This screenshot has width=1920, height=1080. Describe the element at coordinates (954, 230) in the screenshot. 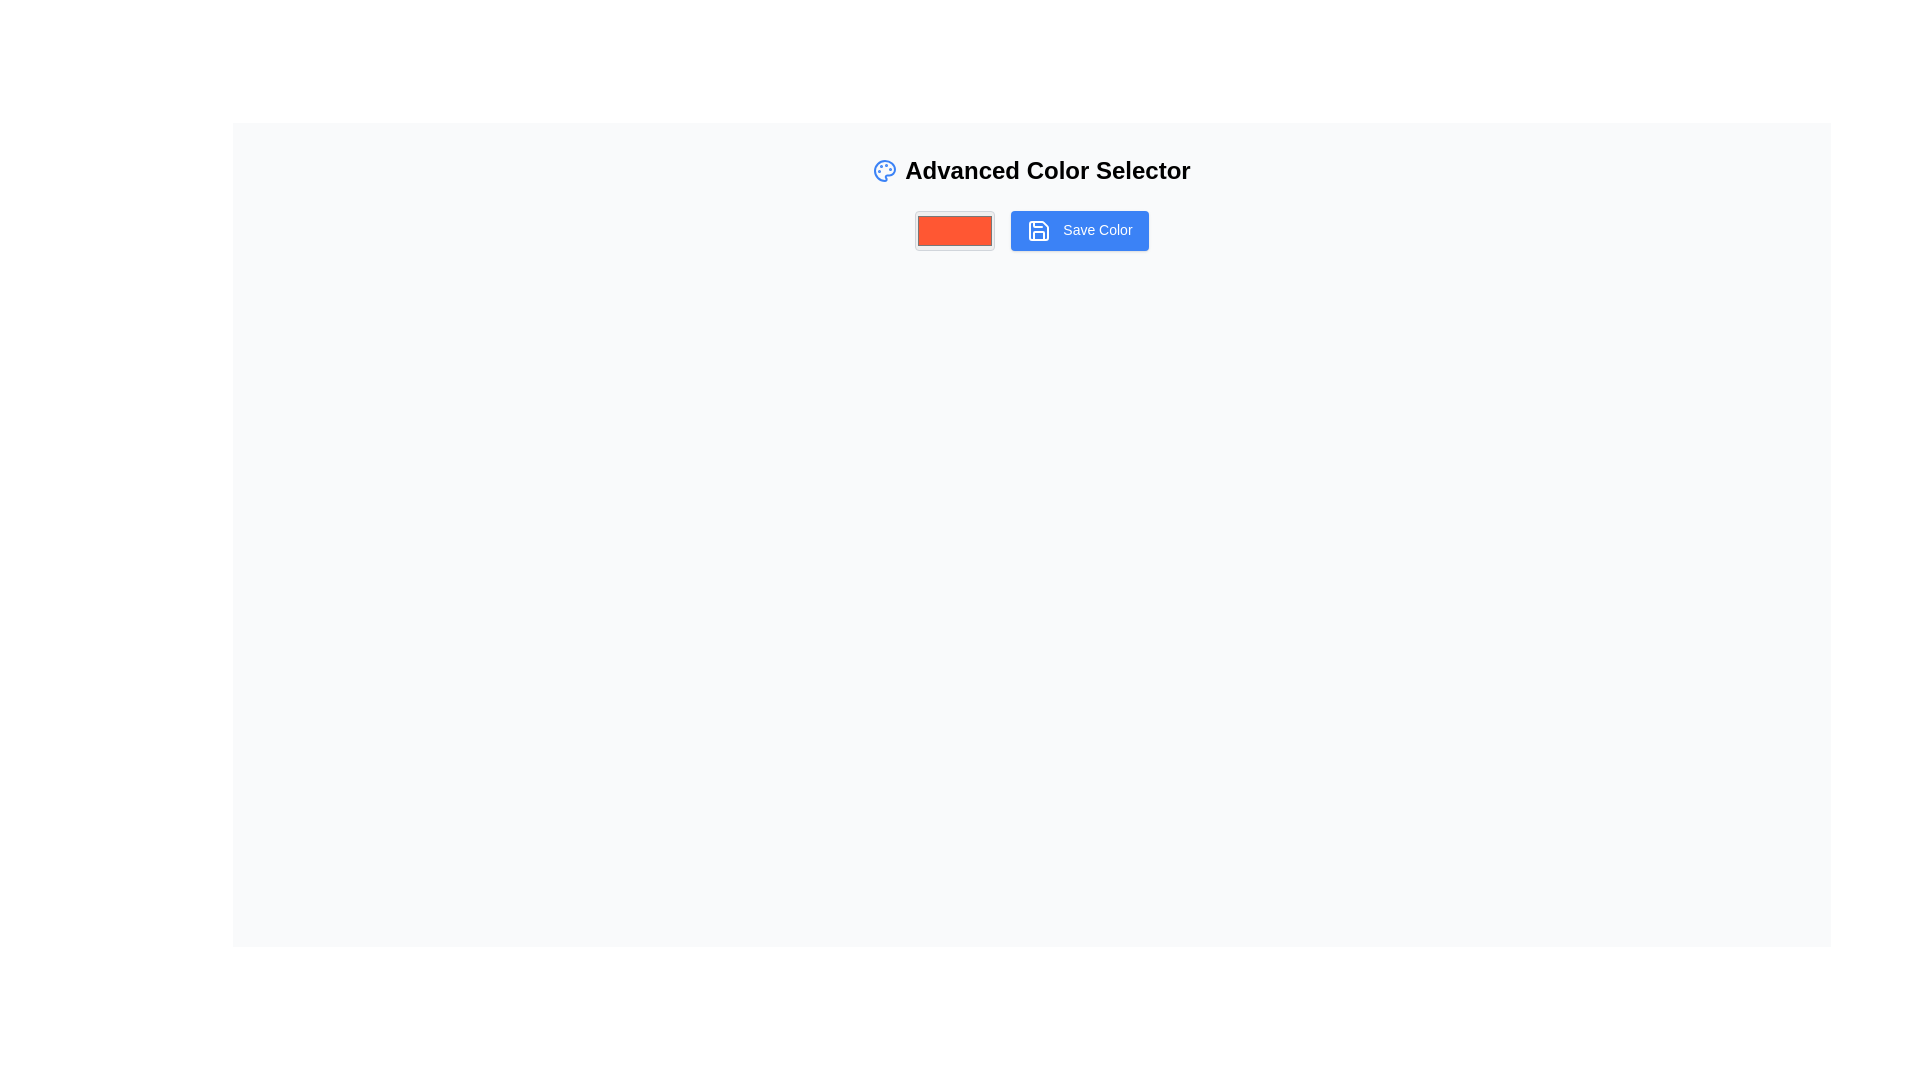

I see `the color picker element located to the left of the 'Save Color' button` at that location.